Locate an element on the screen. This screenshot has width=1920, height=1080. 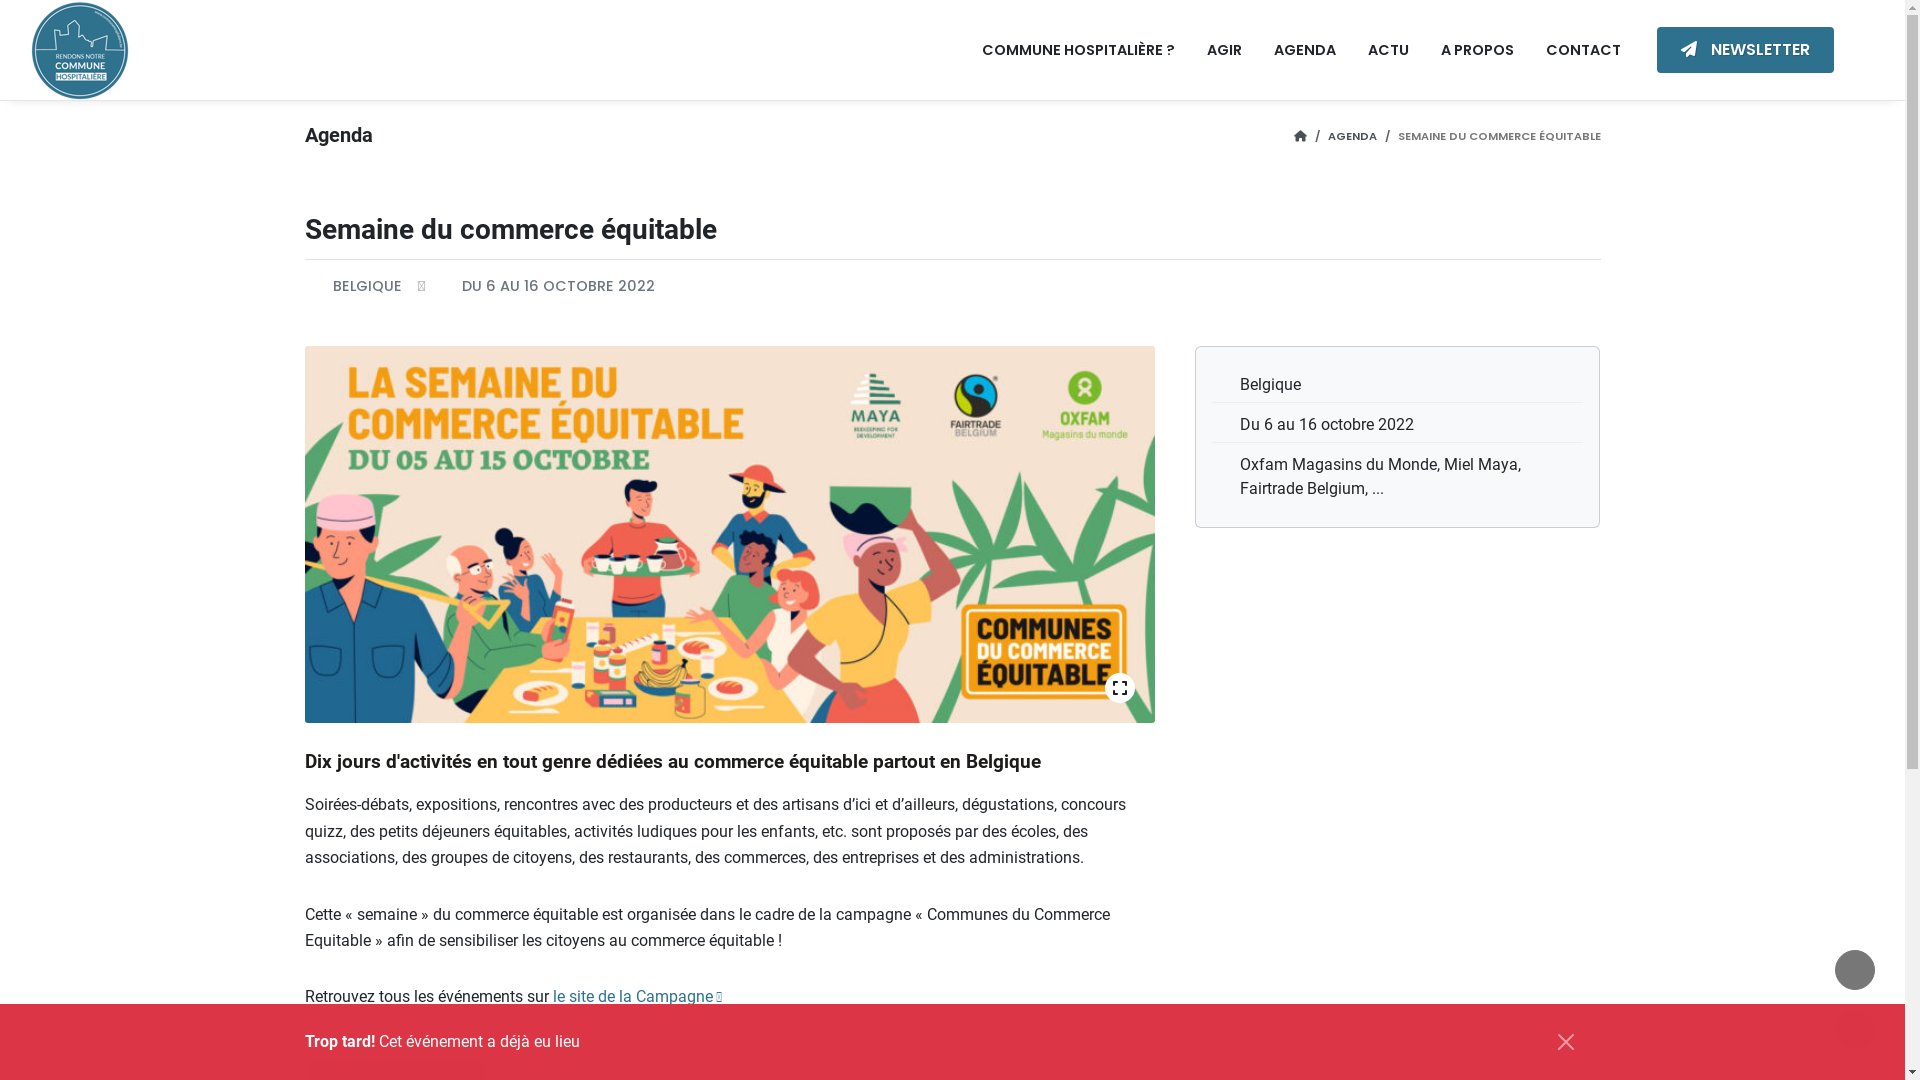
'A PROPOS' is located at coordinates (1477, 49).